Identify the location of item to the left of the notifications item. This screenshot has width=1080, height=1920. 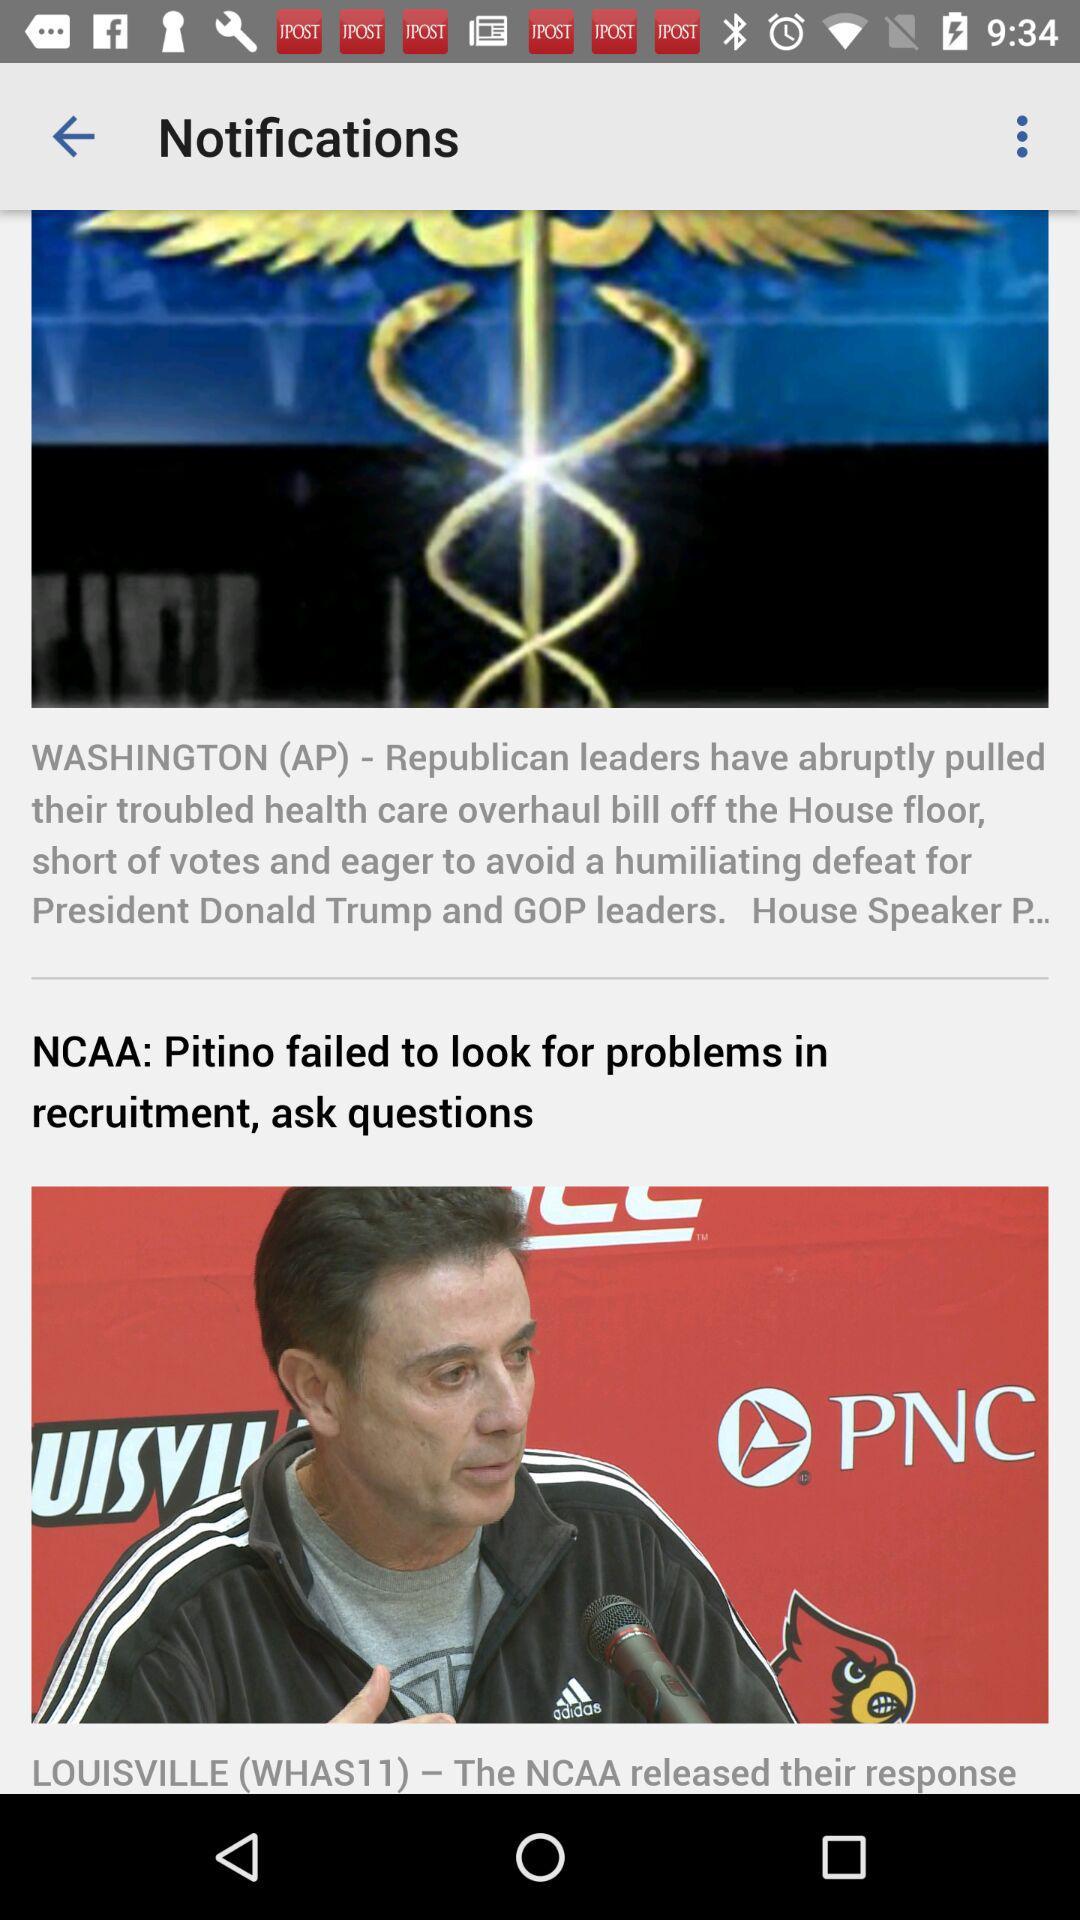
(72, 135).